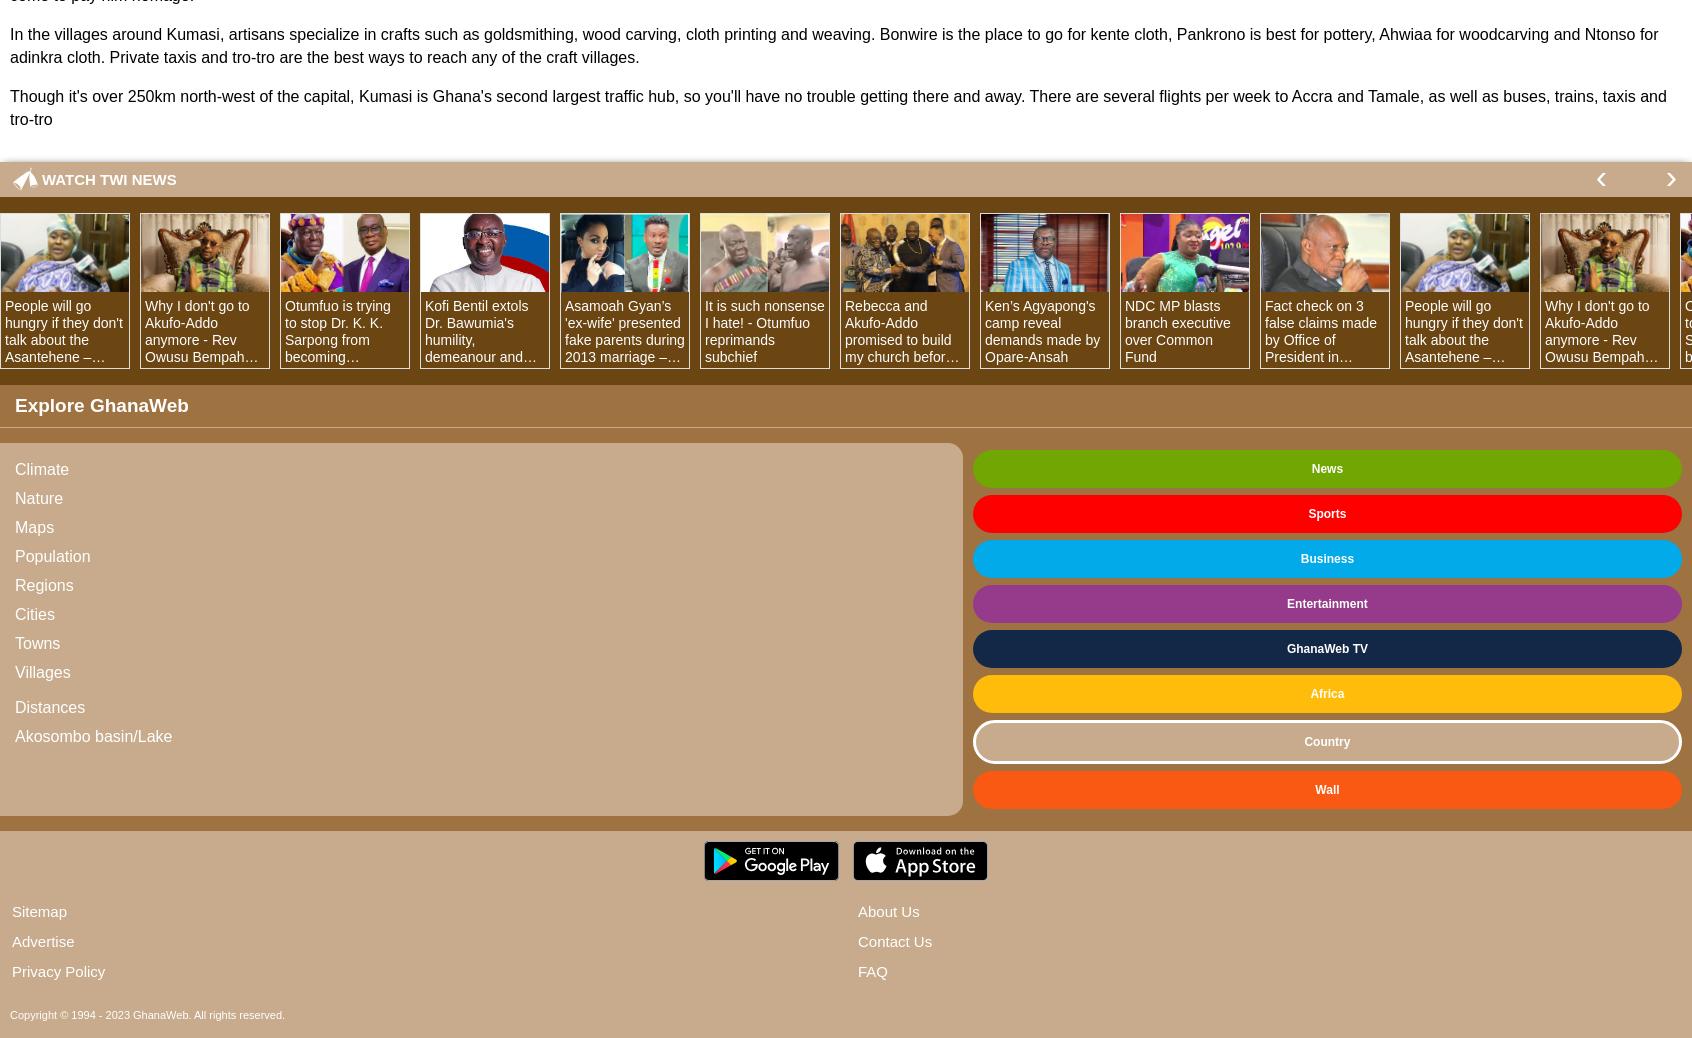 The image size is (1692, 1038). I want to click on 'Copyright © 1994 - 2023 GhanaWeb. All rights reserved.', so click(146, 1014).